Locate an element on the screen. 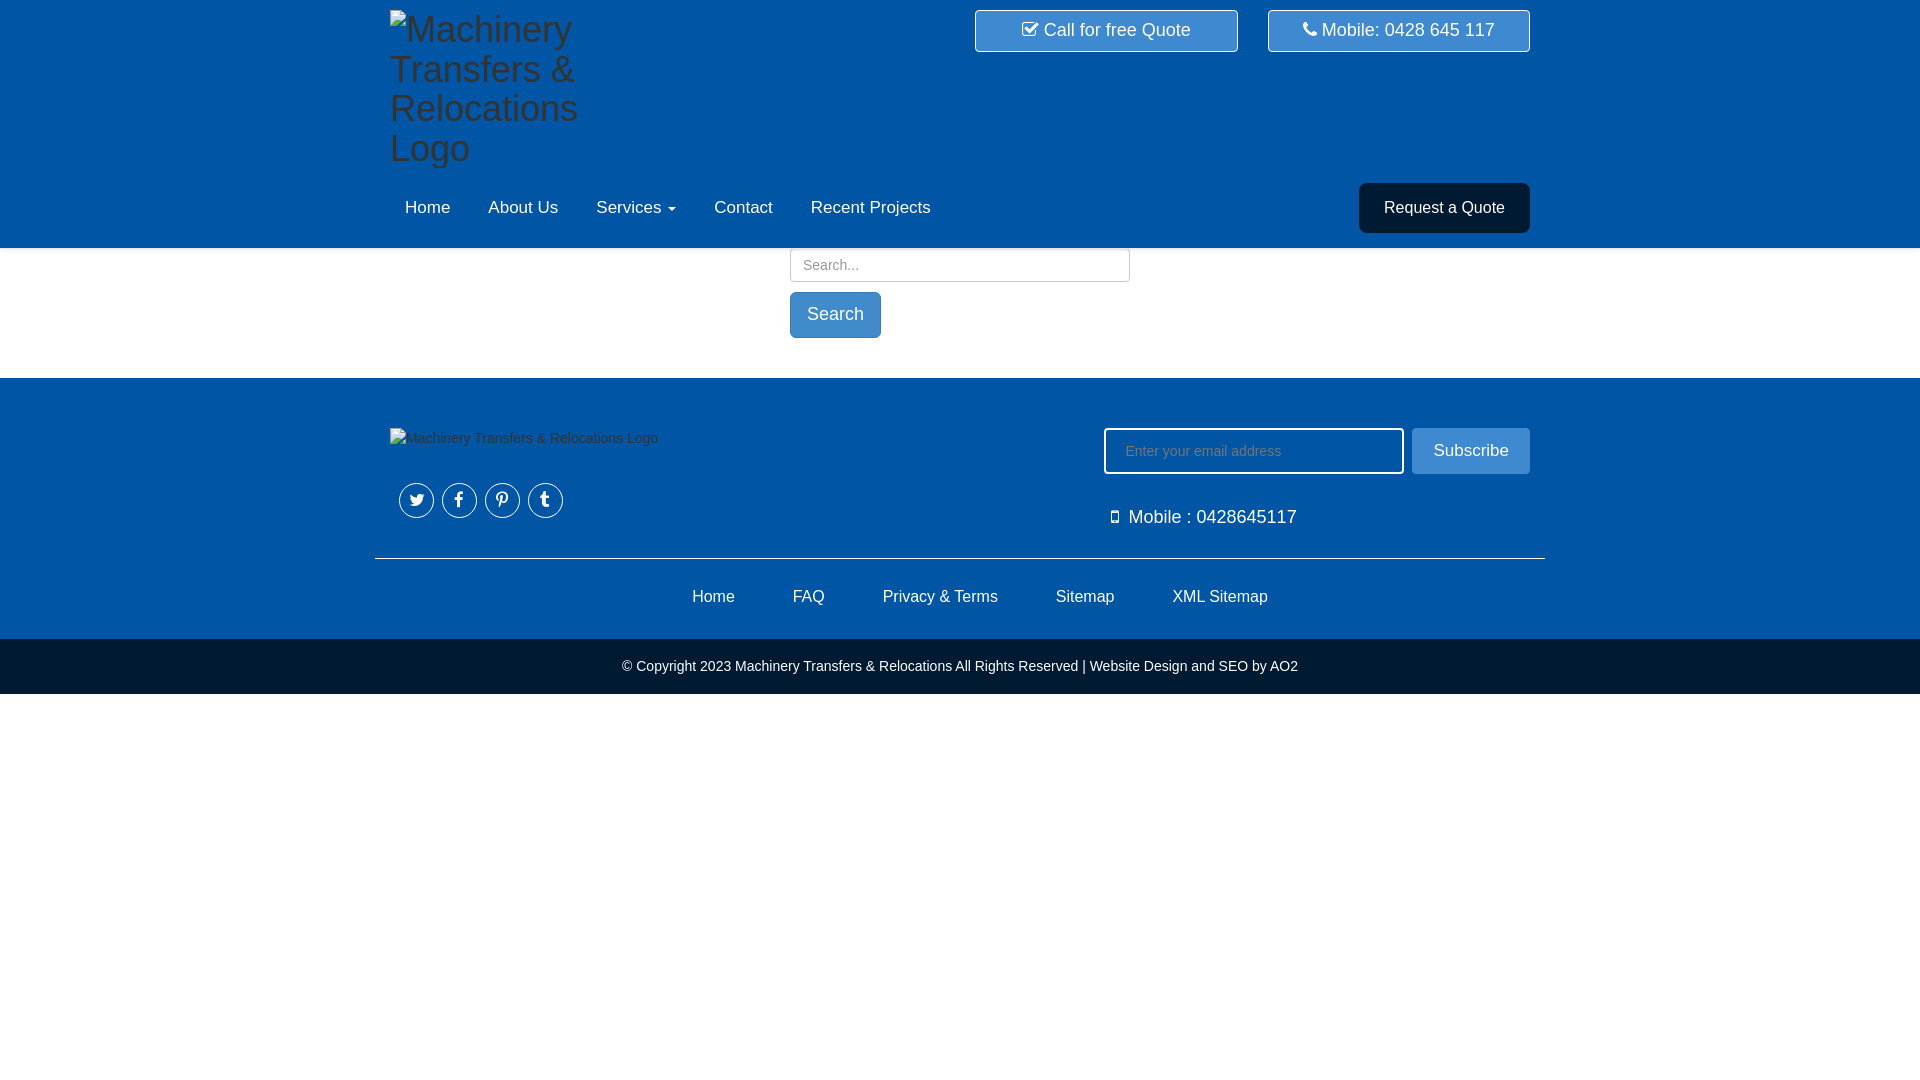 The image size is (1920, 1080). 'Home' is located at coordinates (713, 595).